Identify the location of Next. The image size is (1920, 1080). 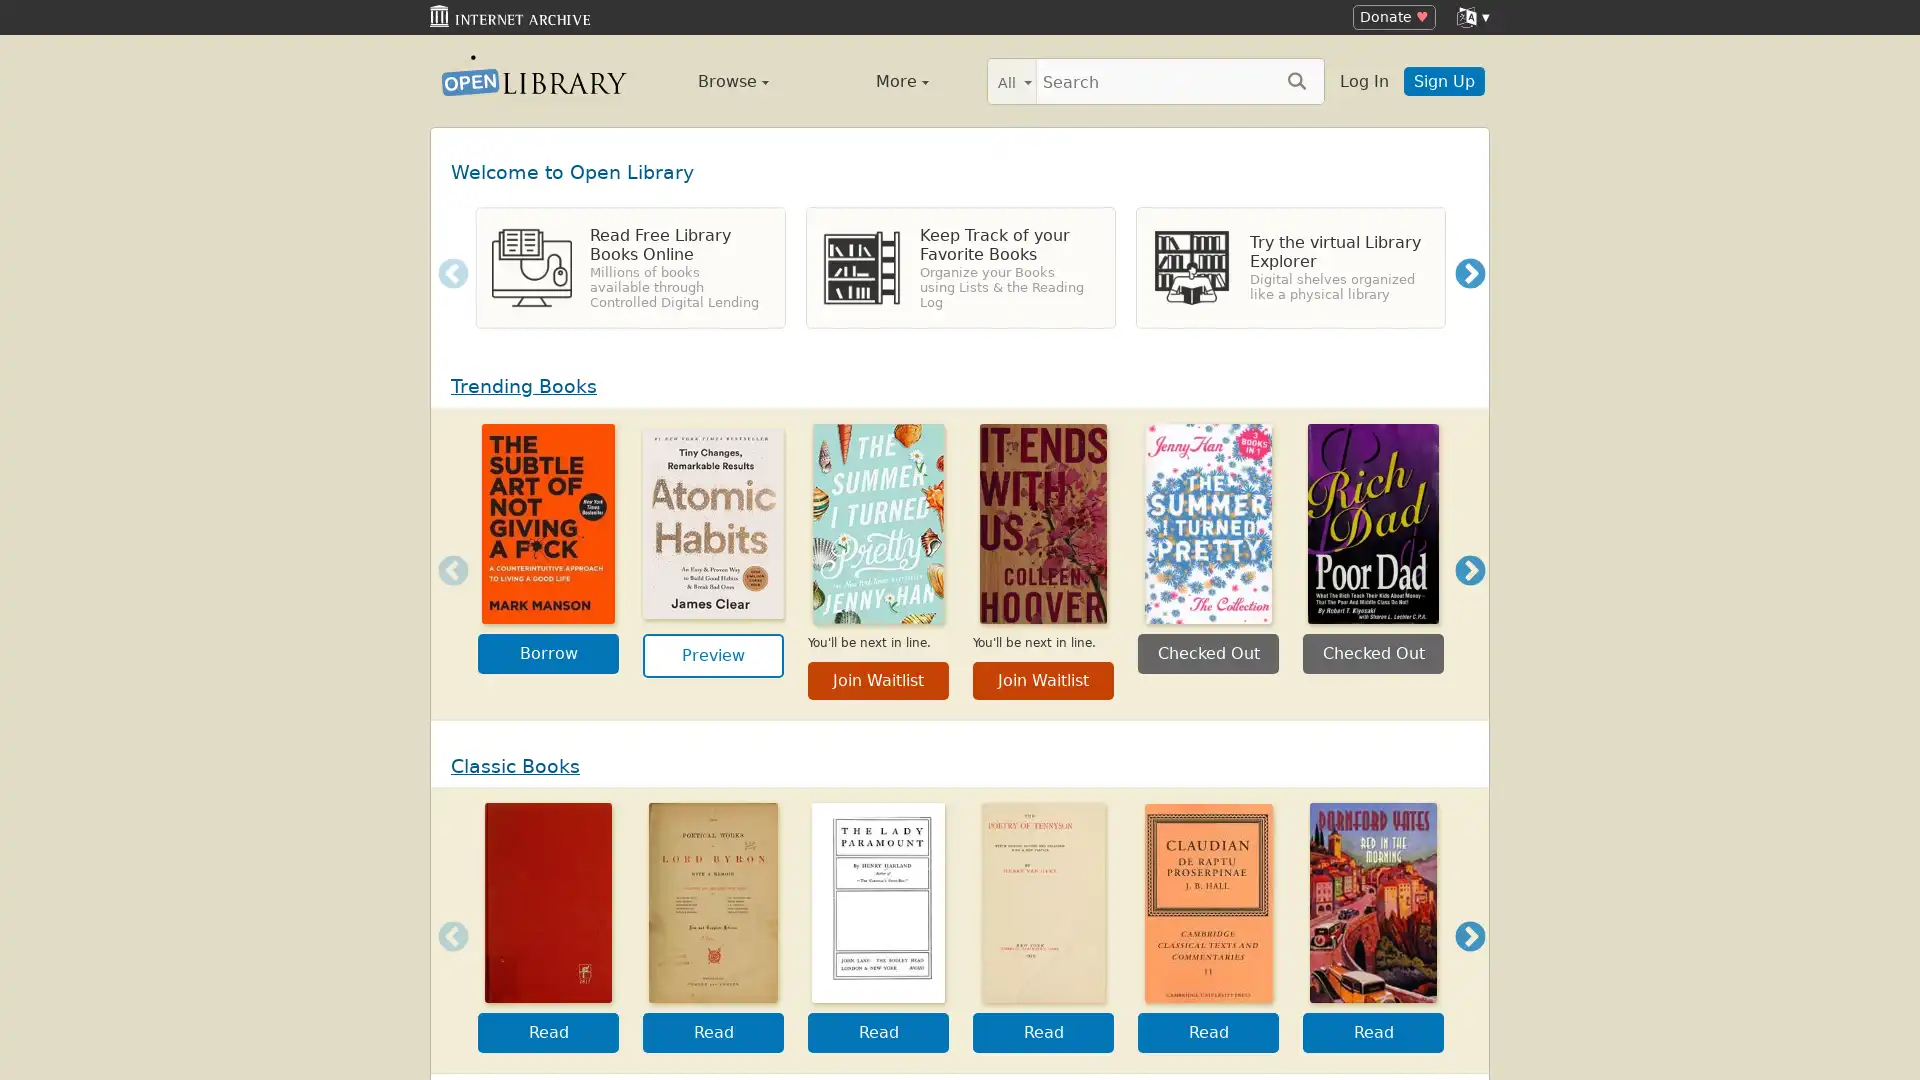
(1470, 274).